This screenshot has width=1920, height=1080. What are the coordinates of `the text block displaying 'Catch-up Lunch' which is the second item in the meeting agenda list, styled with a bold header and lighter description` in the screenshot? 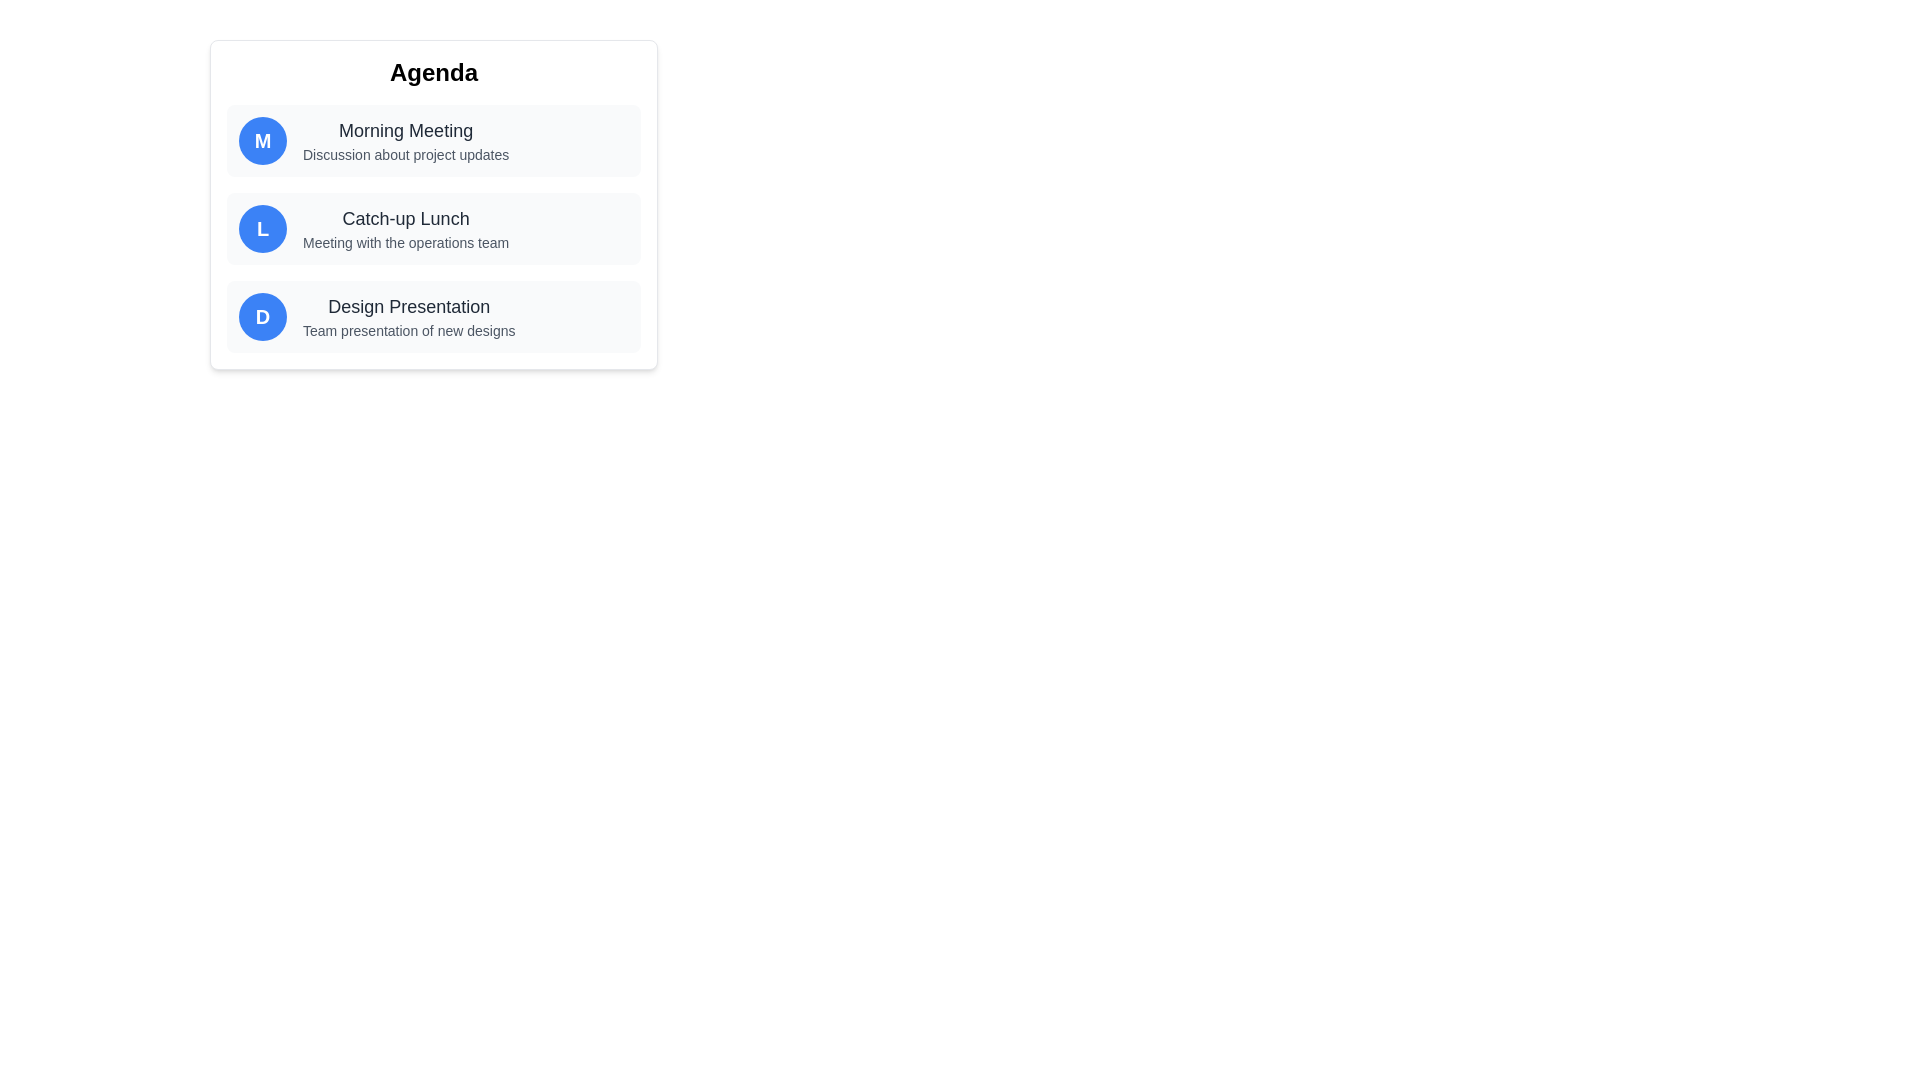 It's located at (405, 227).